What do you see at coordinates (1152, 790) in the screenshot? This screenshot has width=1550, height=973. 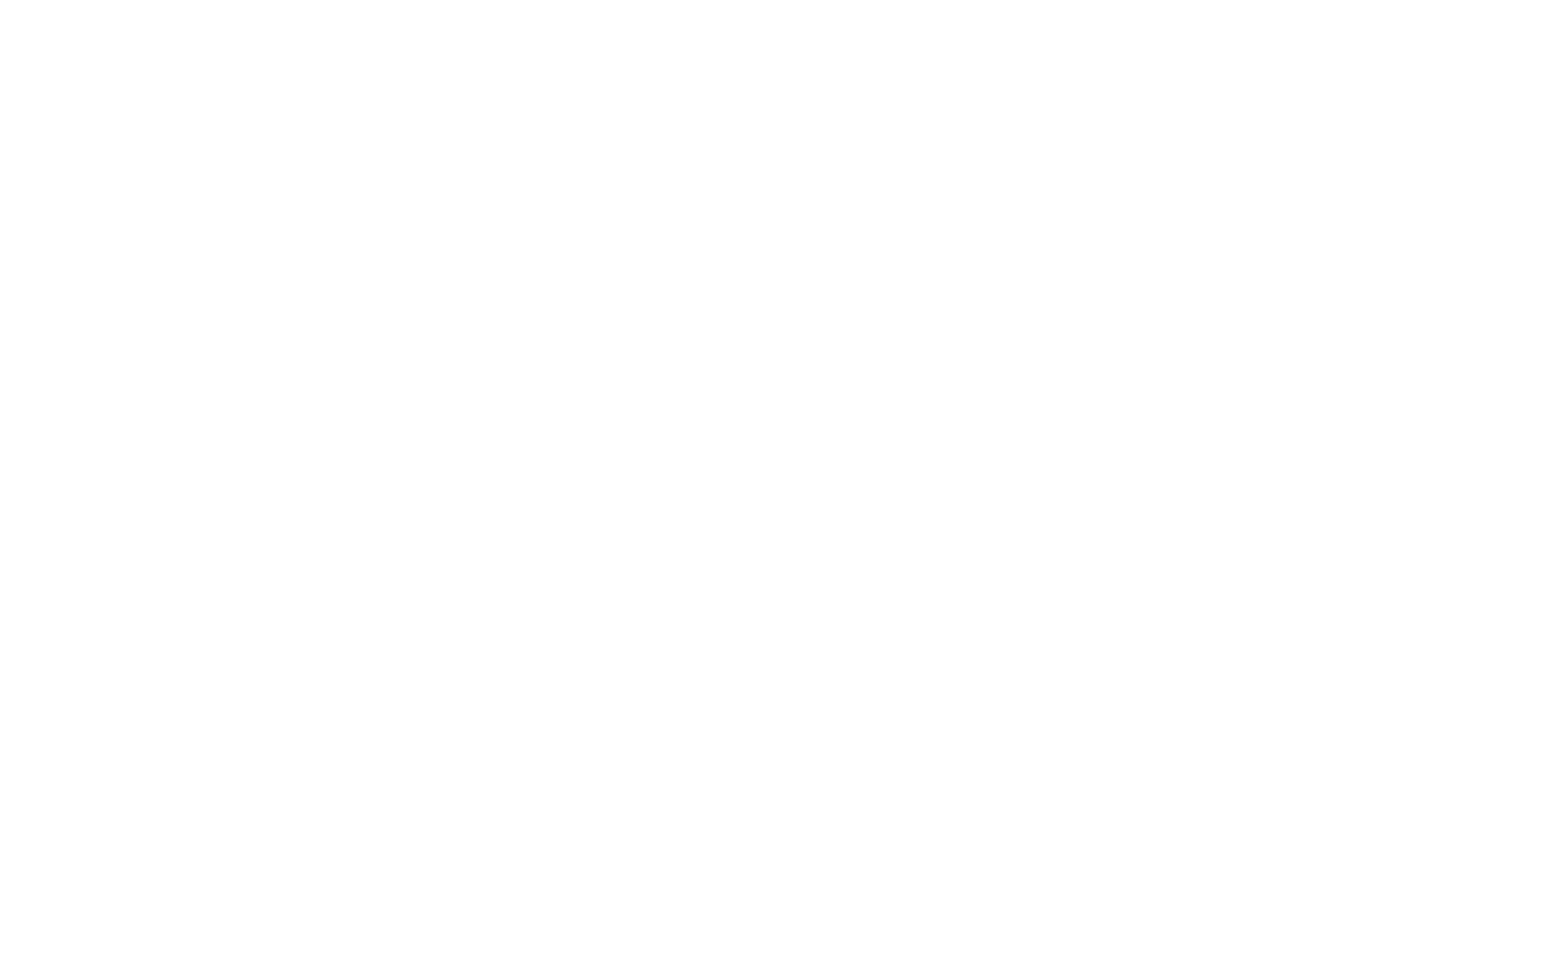 I see `'1xBet qeydiyyat Azərbaycanda 1xBet saytında qeydiyyatdan keçin, yeni müştərilər üçün bonus 230'` at bounding box center [1152, 790].